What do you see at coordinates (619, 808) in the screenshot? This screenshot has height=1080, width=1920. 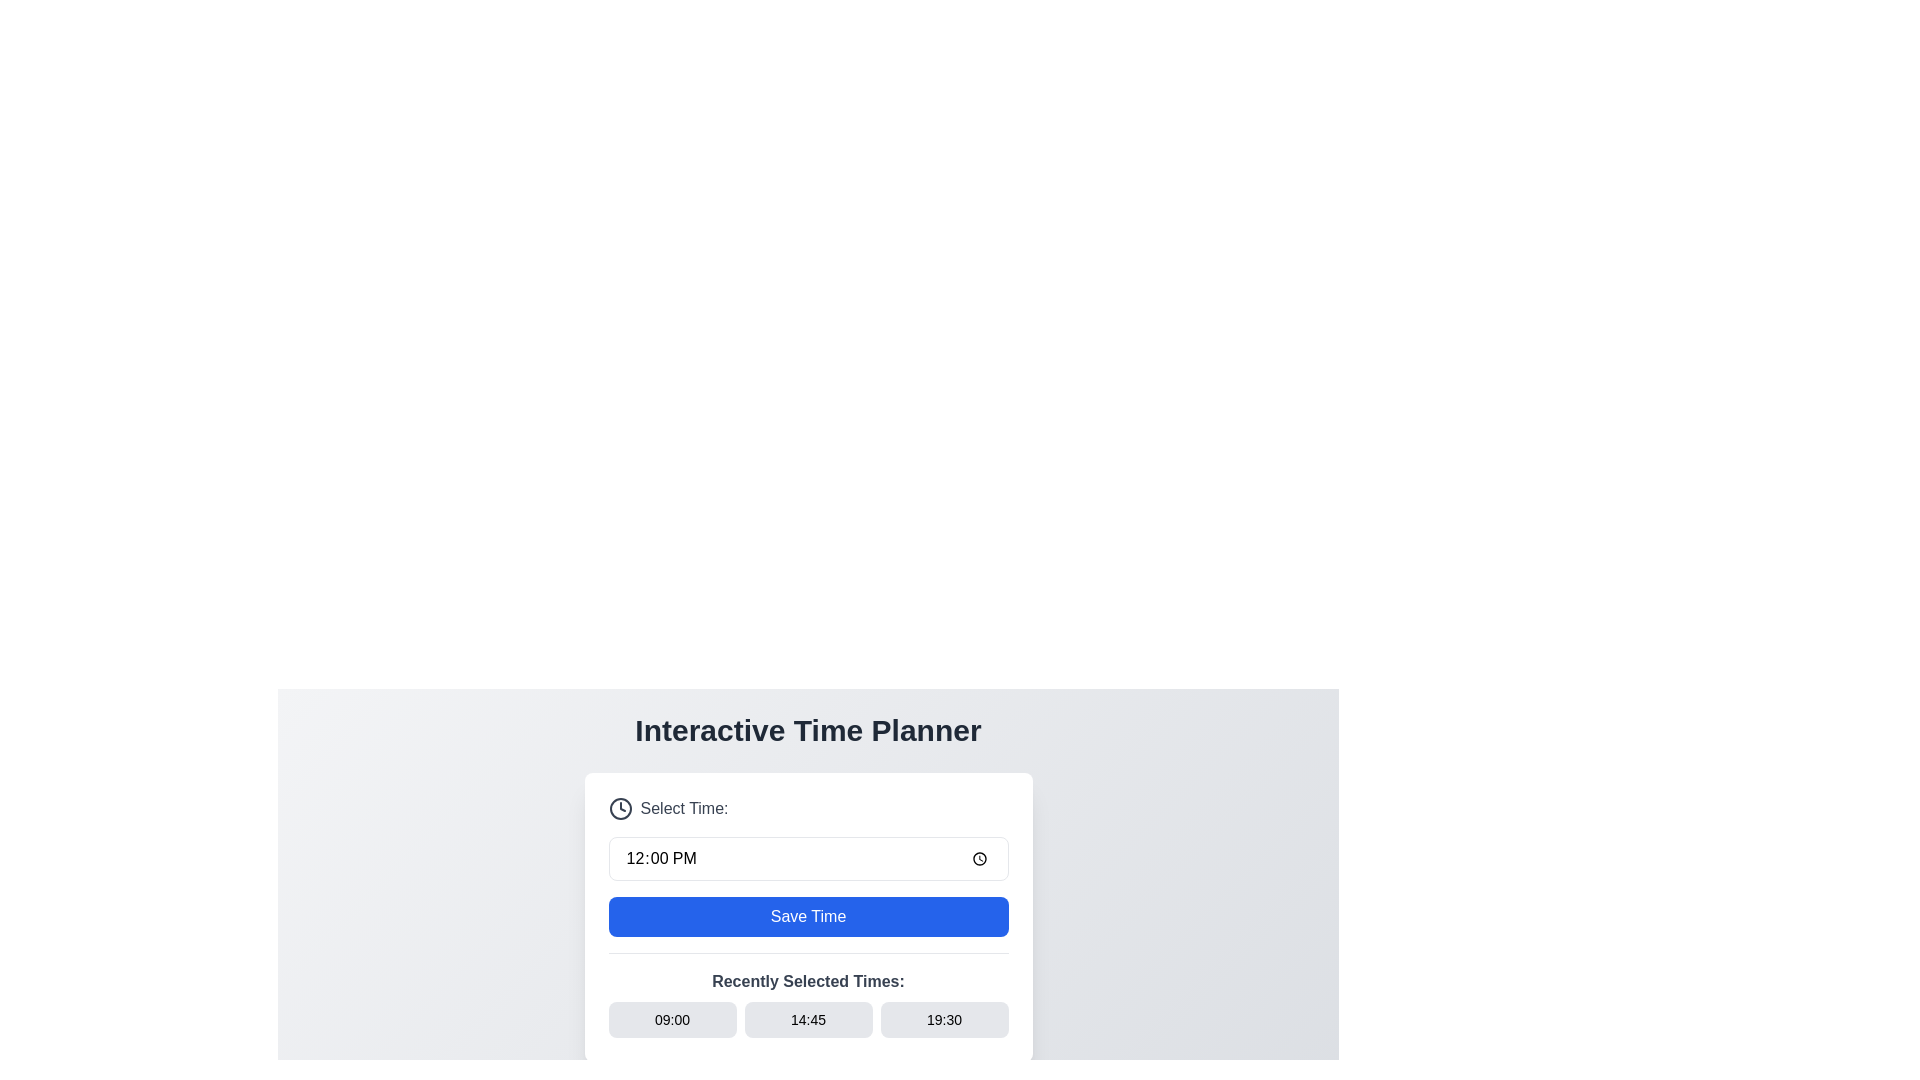 I see `the clock icon, which is a gray outlined SVG graphic located to the left of the 'Select Time:' label in the upper section of the dialog box` at bounding box center [619, 808].